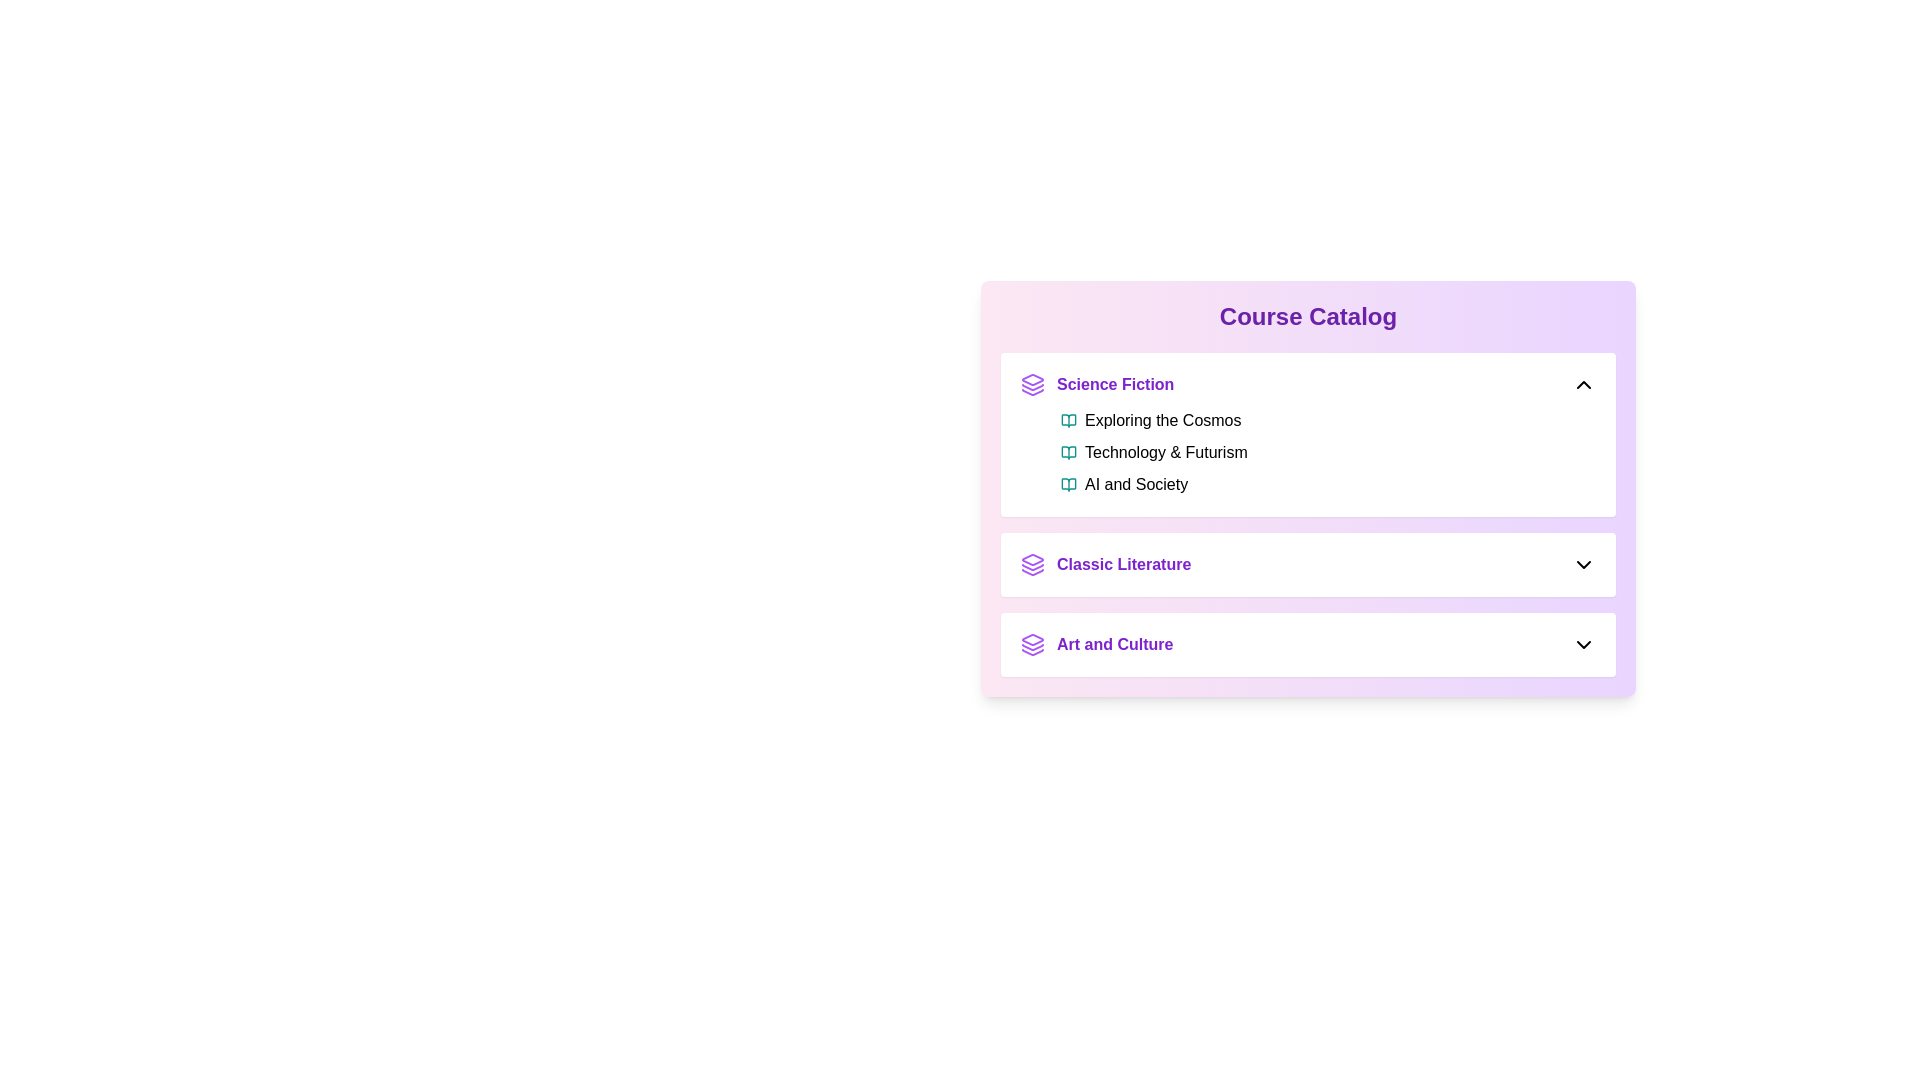 The image size is (1920, 1080). What do you see at coordinates (1583, 564) in the screenshot?
I see `the icon to expand or collapse the category Classic Literature` at bounding box center [1583, 564].